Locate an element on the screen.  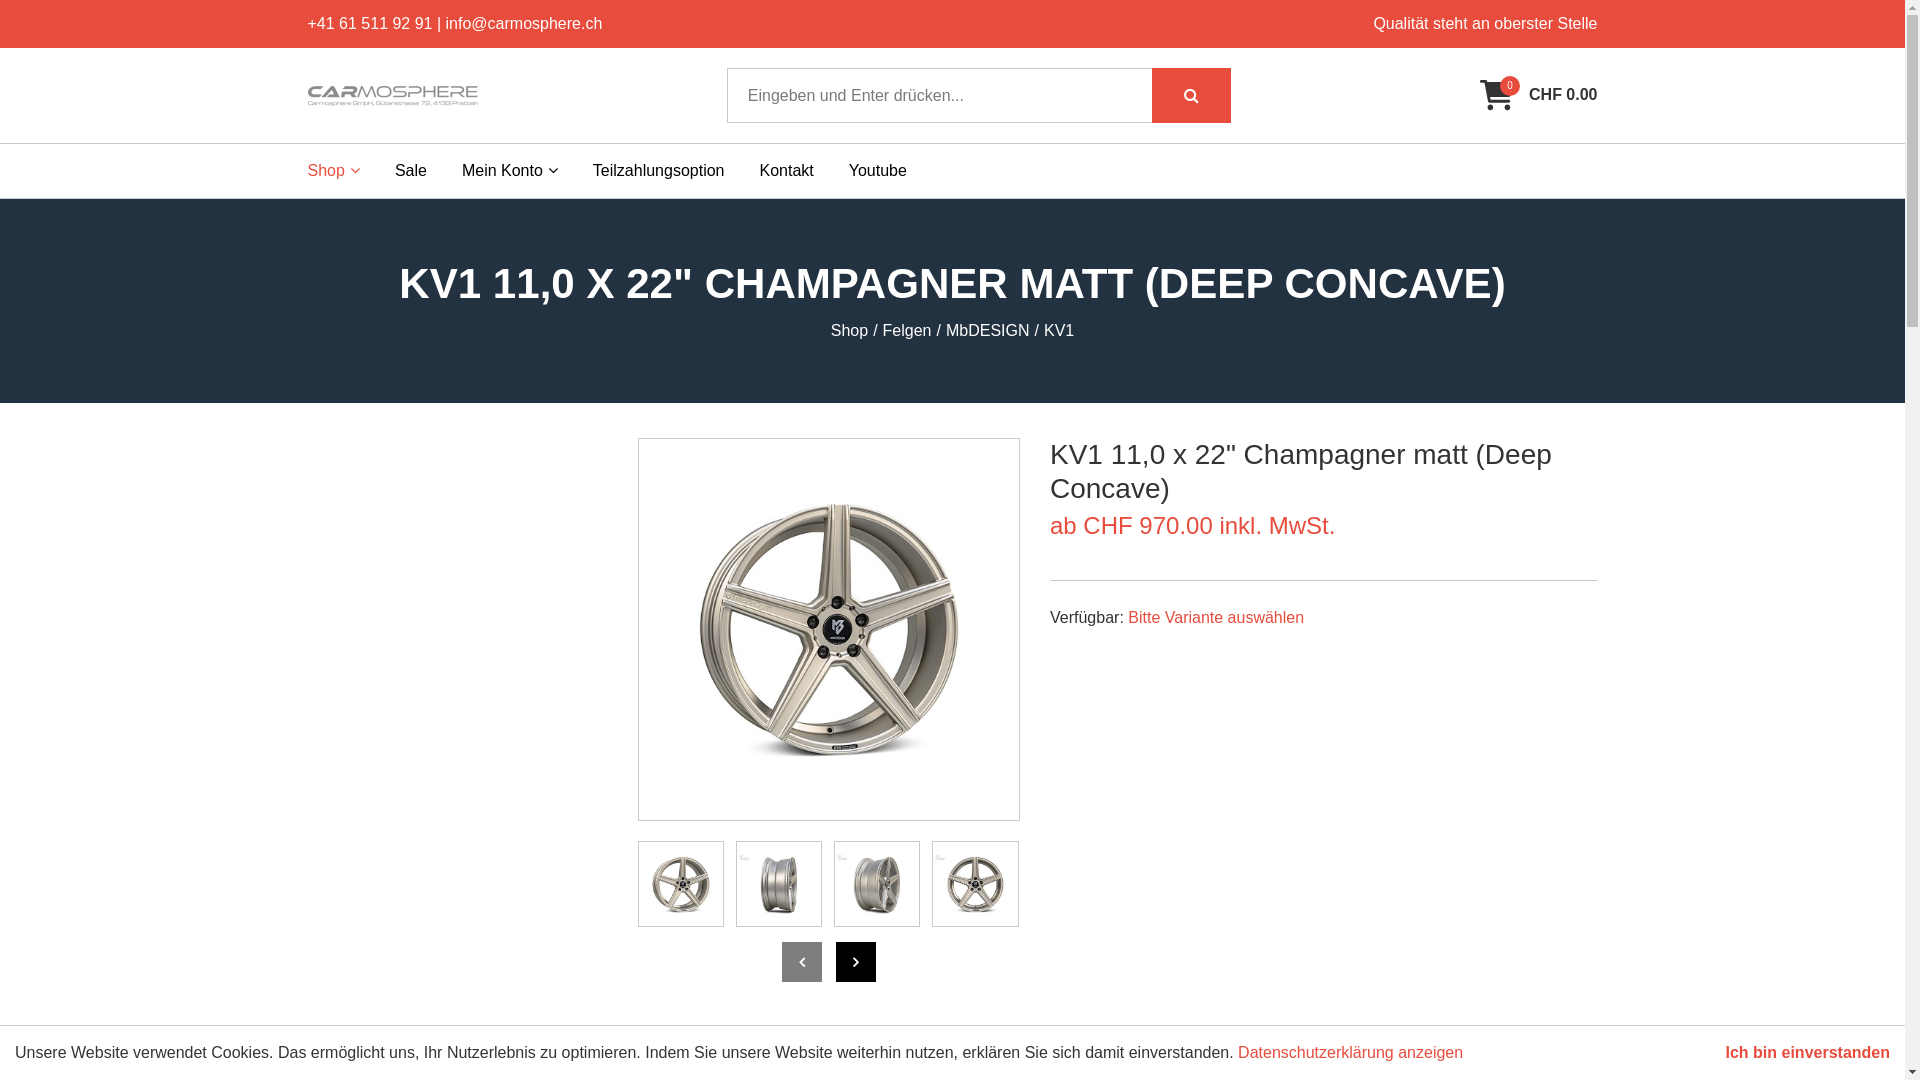
'MbDESIGN' is located at coordinates (988, 330).